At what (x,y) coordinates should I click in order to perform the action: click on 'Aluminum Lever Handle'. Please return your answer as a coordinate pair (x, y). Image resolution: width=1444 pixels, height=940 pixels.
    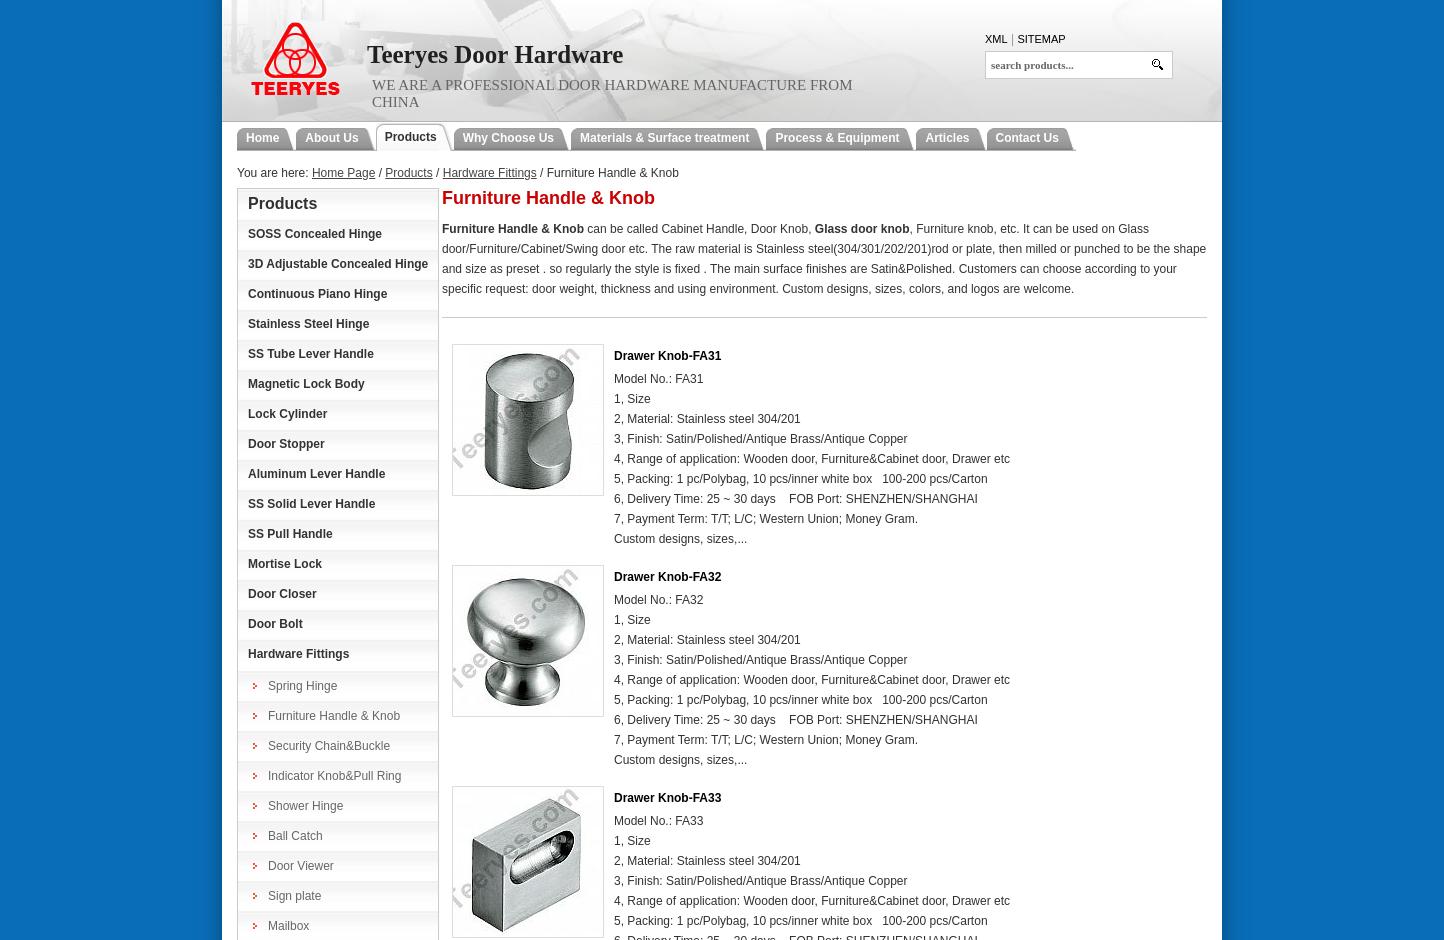
    Looking at the image, I should click on (315, 474).